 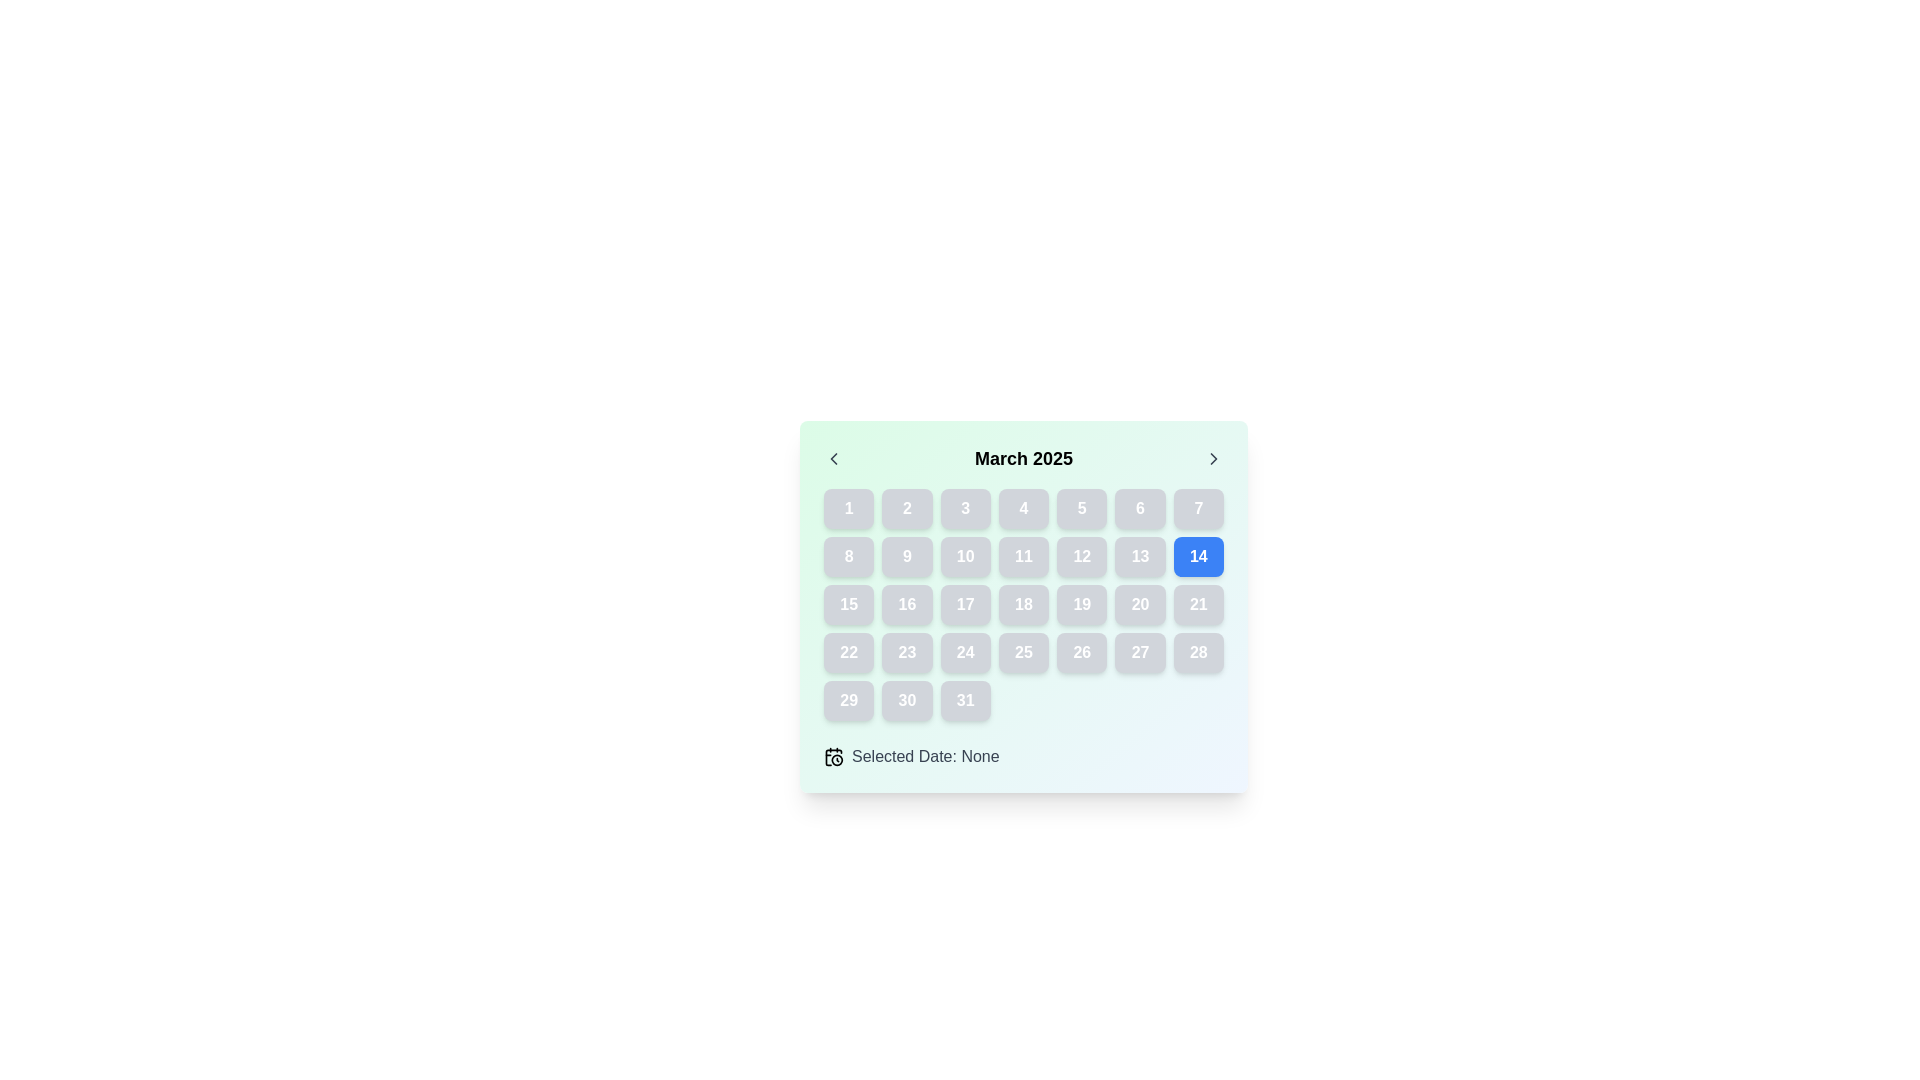 I want to click on the square-shaped button displaying the number '4', which has a gray background that changes to blue on hover, so click(x=1023, y=508).